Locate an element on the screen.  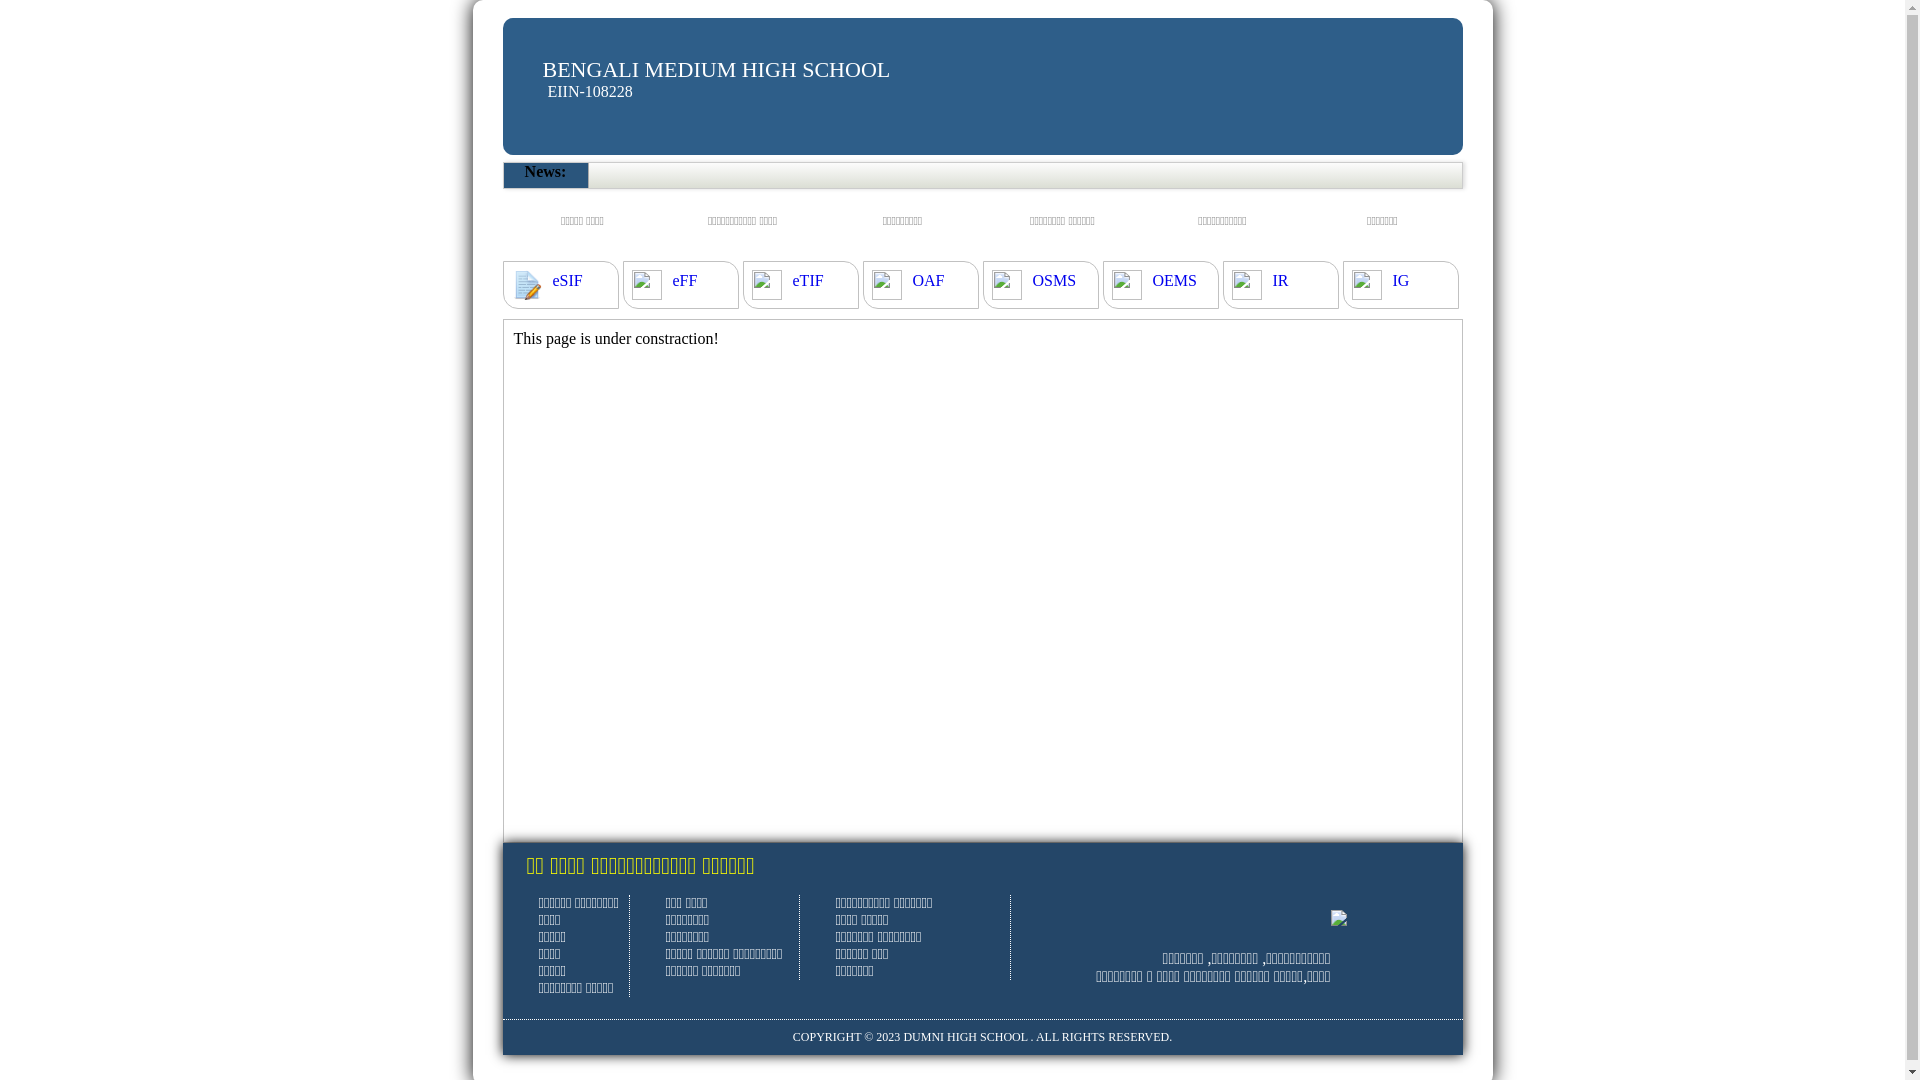
'OSMS' is located at coordinates (1053, 281).